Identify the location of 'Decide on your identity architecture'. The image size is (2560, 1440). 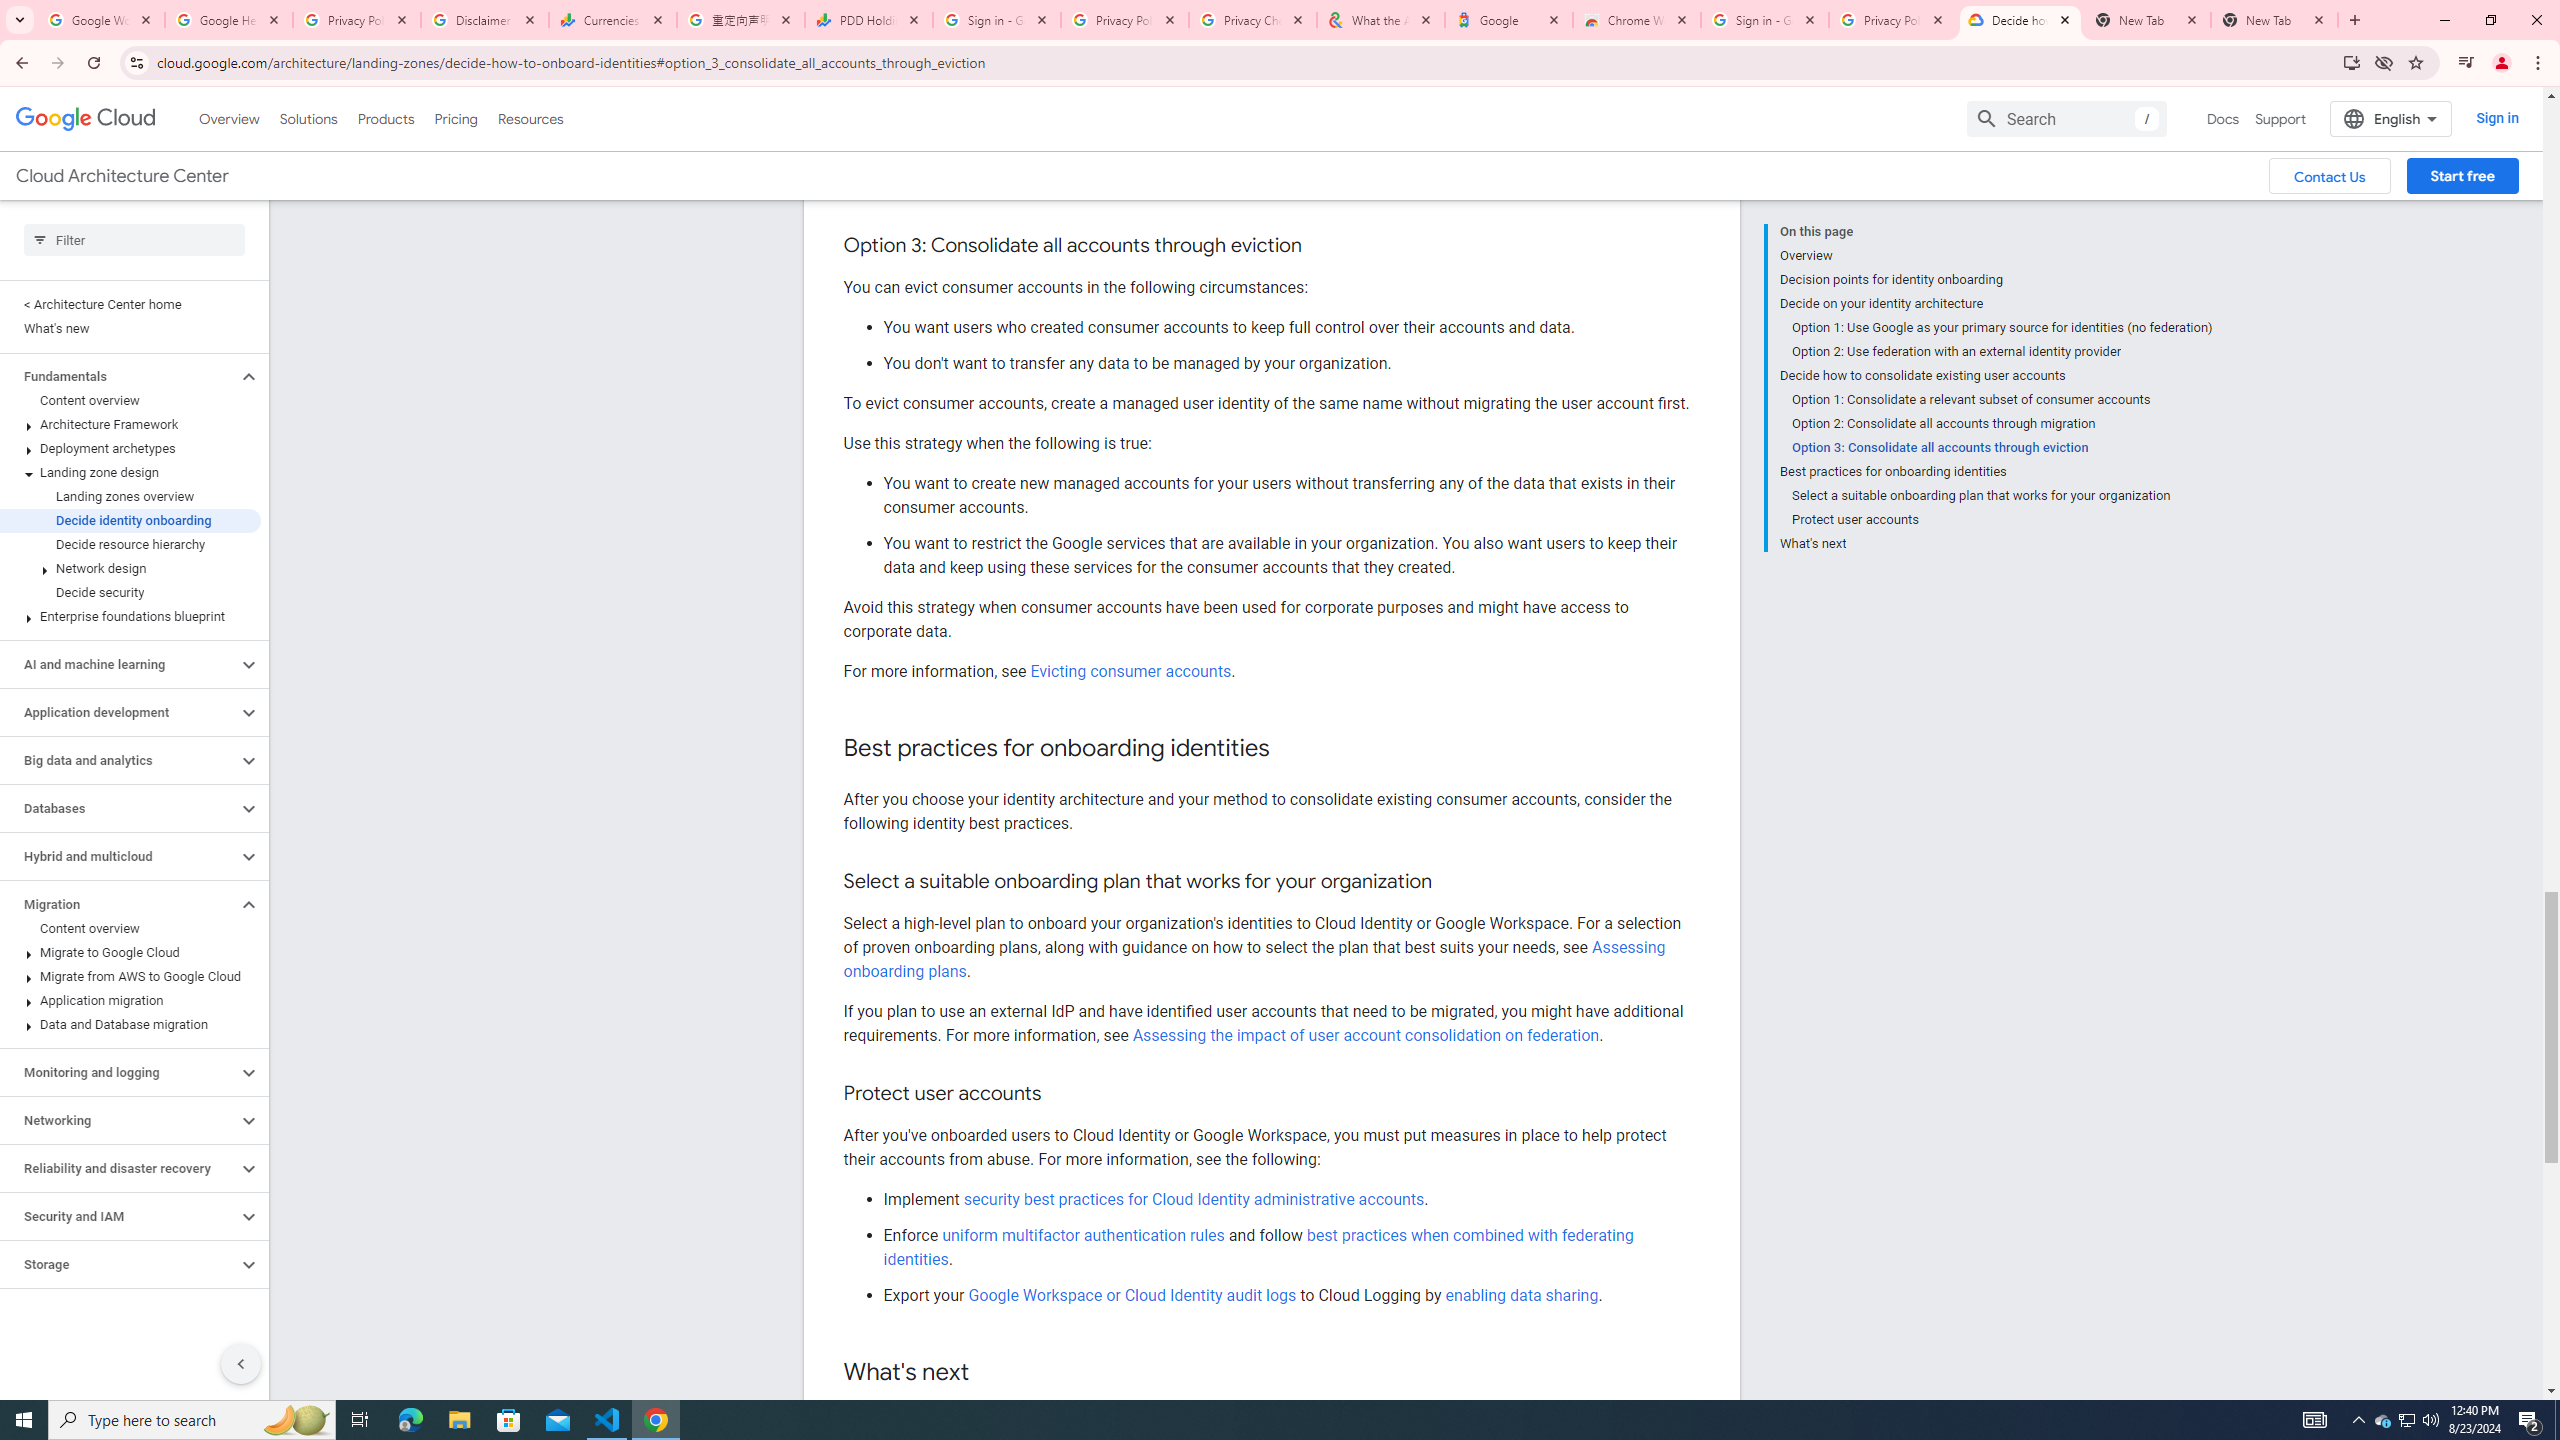
(1994, 302).